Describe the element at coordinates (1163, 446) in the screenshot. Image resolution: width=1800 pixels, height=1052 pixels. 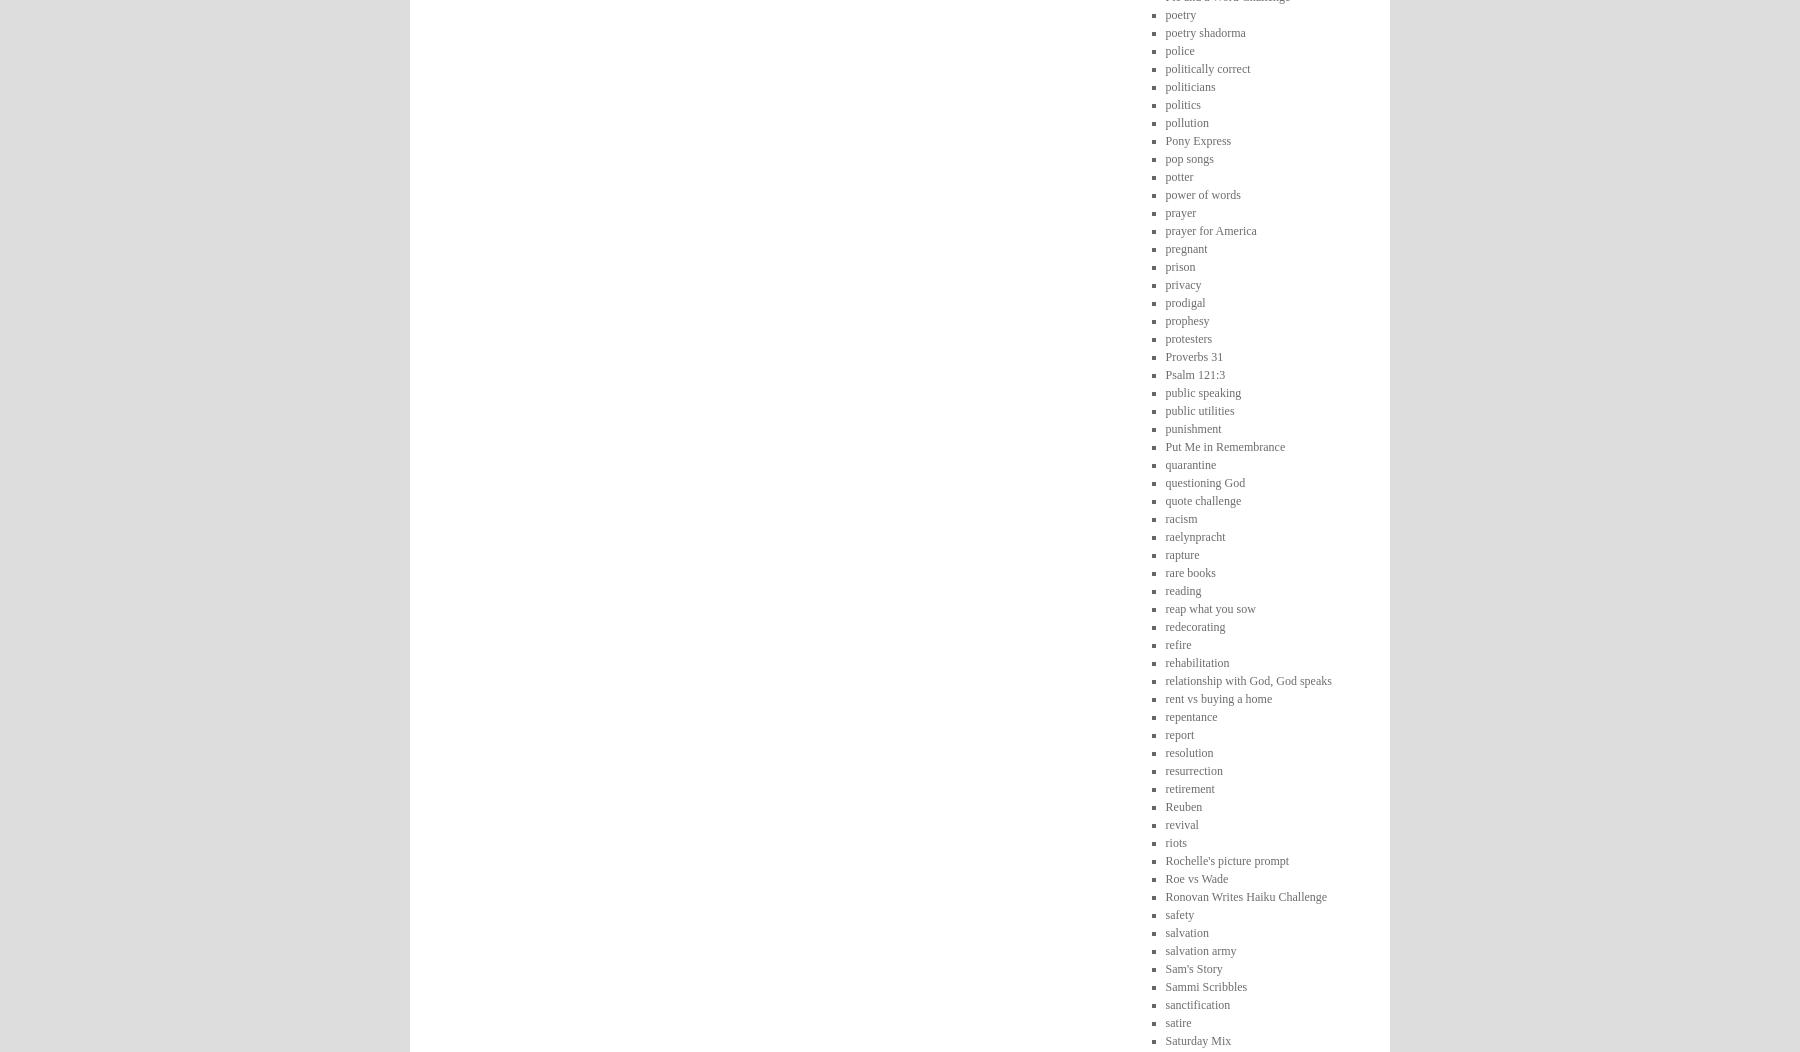
I see `'Put Me in Remembrance'` at that location.